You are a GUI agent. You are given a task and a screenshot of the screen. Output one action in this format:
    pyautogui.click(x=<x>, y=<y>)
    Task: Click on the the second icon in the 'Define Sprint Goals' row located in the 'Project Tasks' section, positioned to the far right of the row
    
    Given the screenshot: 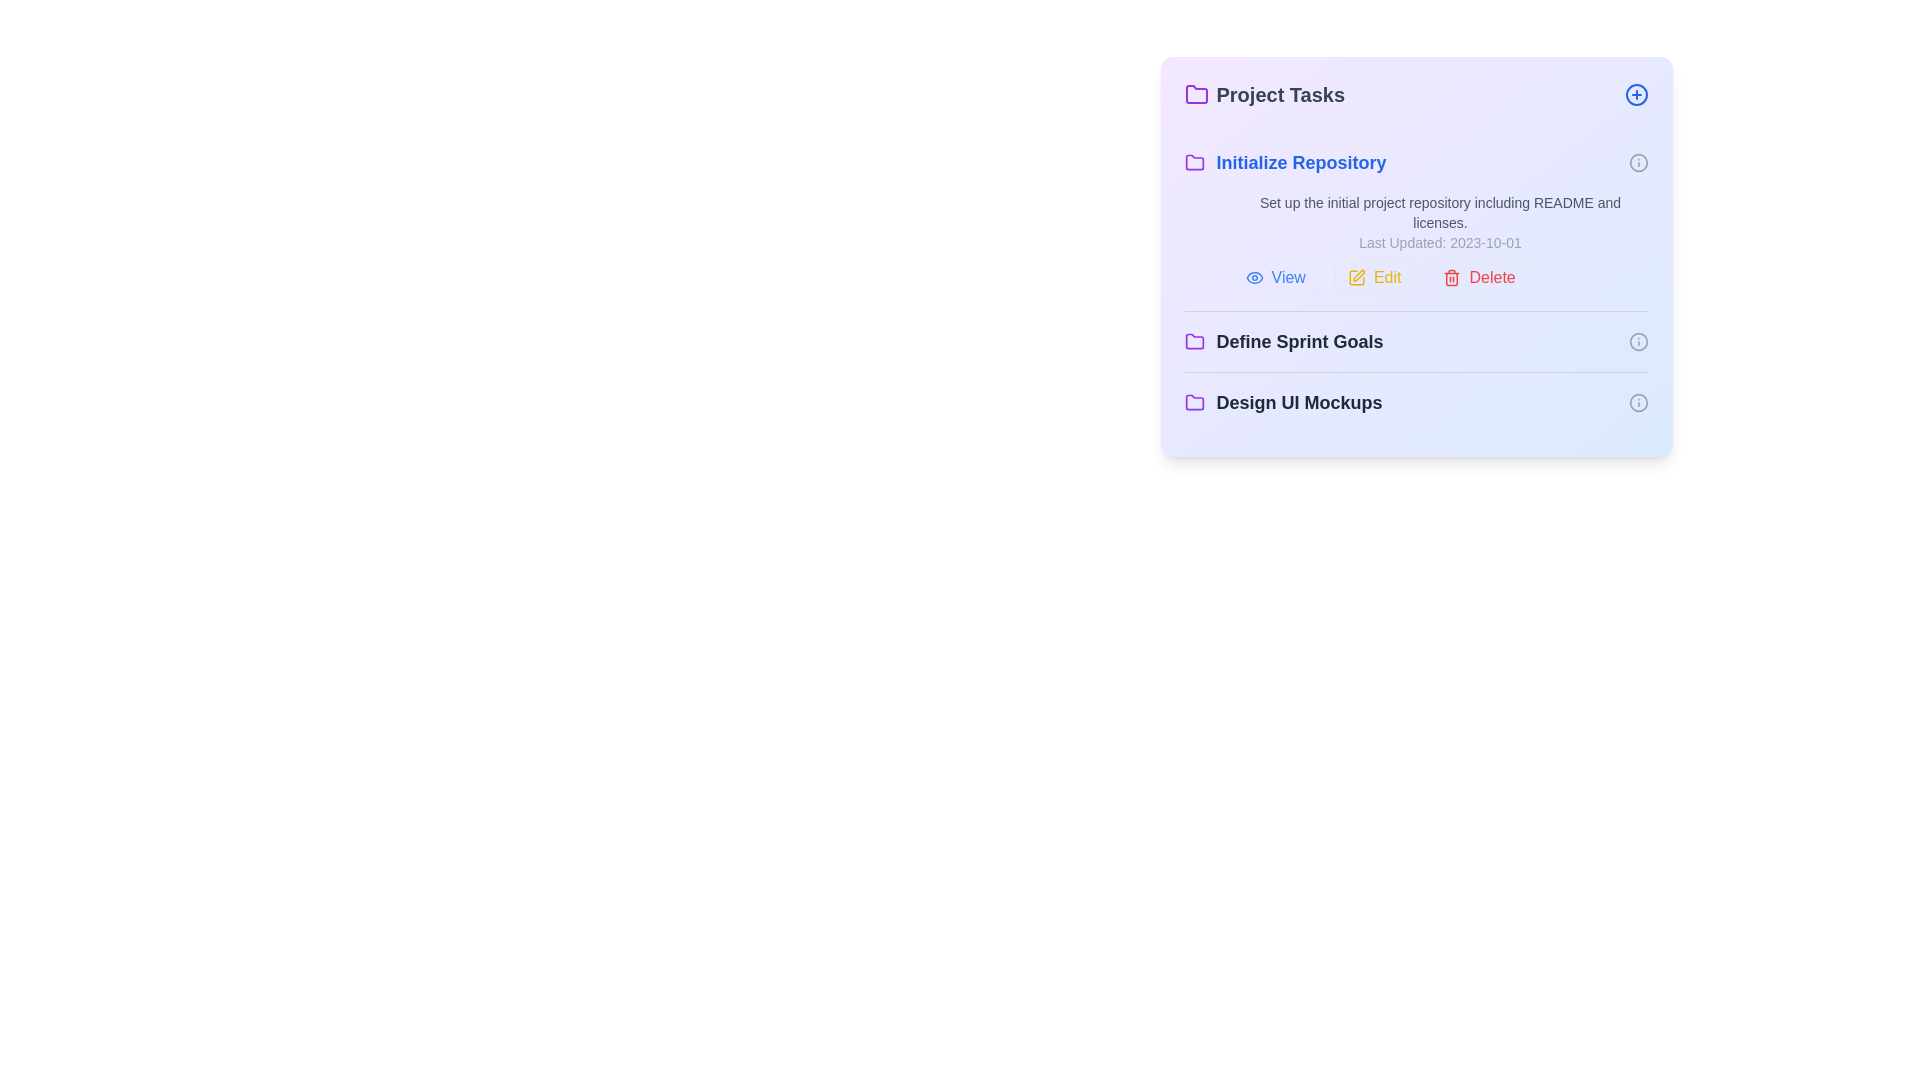 What is the action you would take?
    pyautogui.click(x=1638, y=341)
    